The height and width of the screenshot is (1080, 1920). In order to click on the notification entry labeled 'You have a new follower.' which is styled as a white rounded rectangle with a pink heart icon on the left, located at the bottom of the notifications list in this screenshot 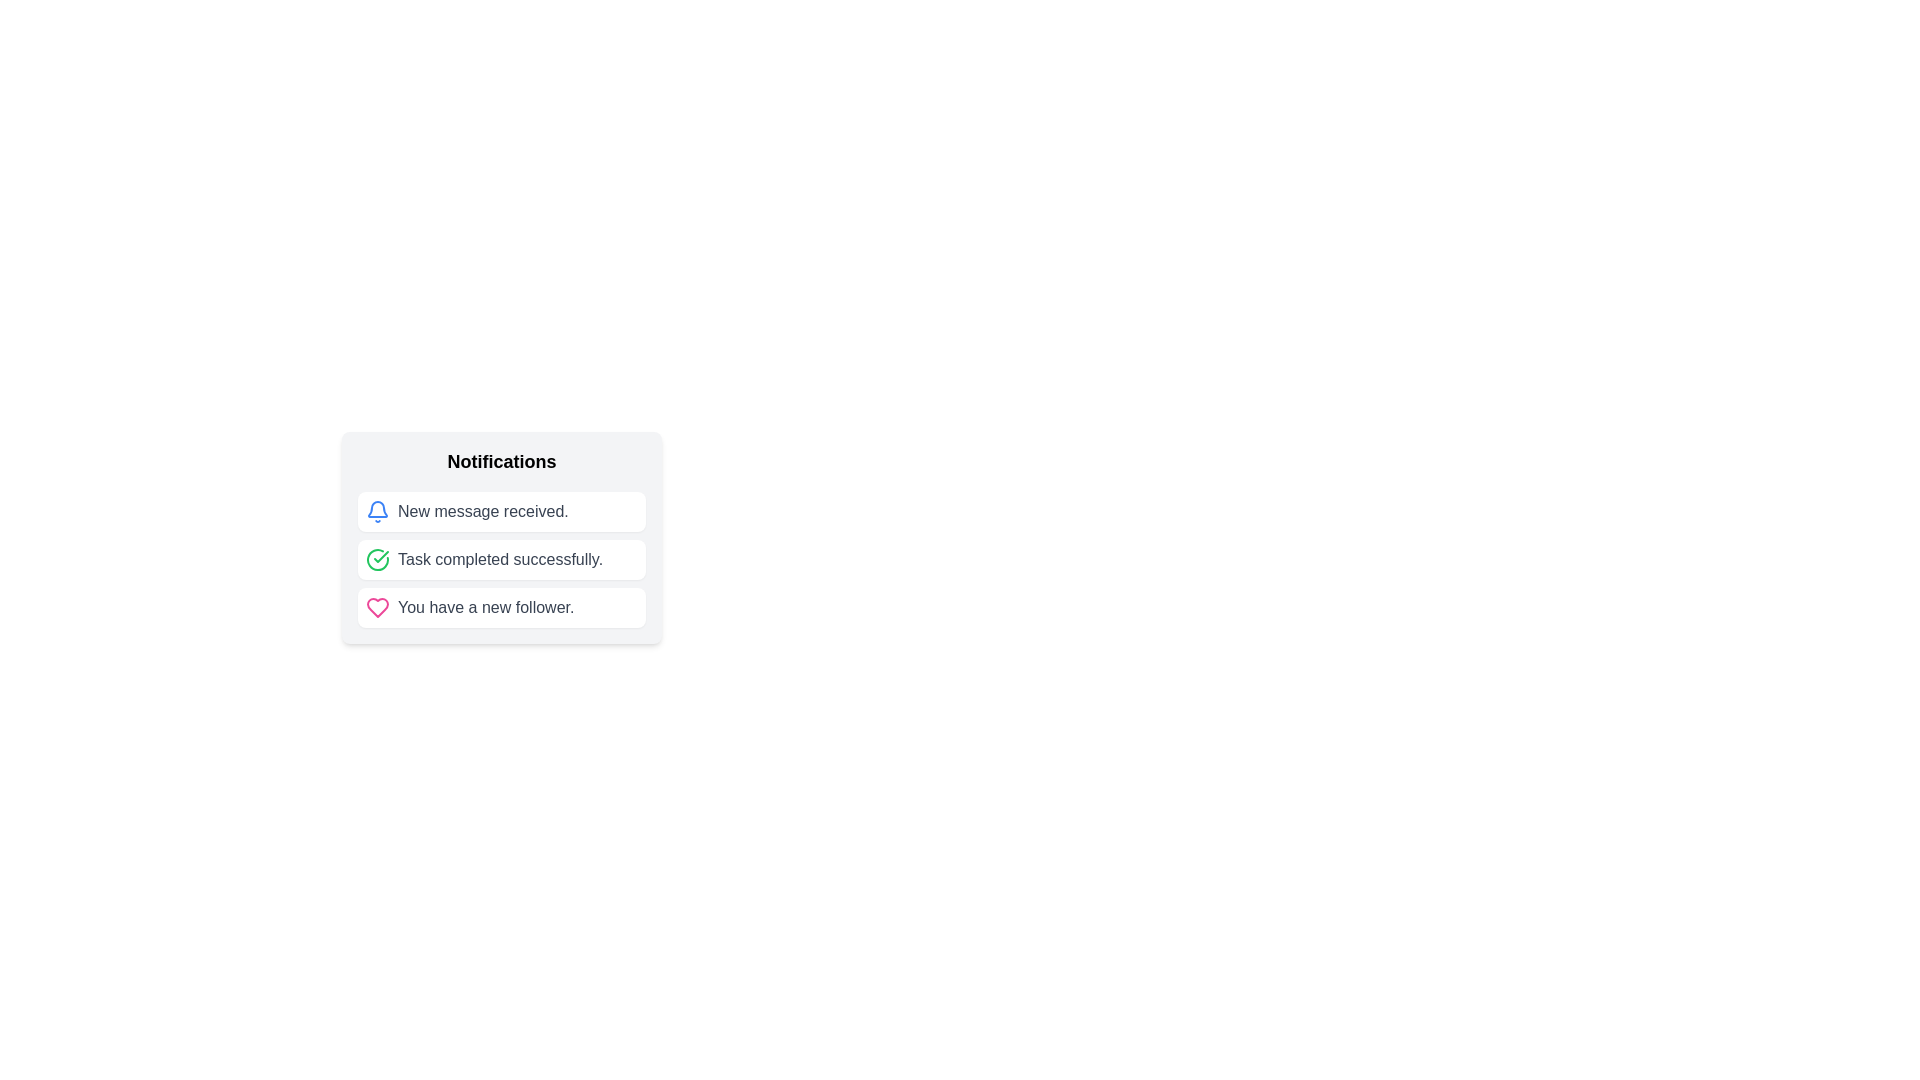, I will do `click(502, 607)`.